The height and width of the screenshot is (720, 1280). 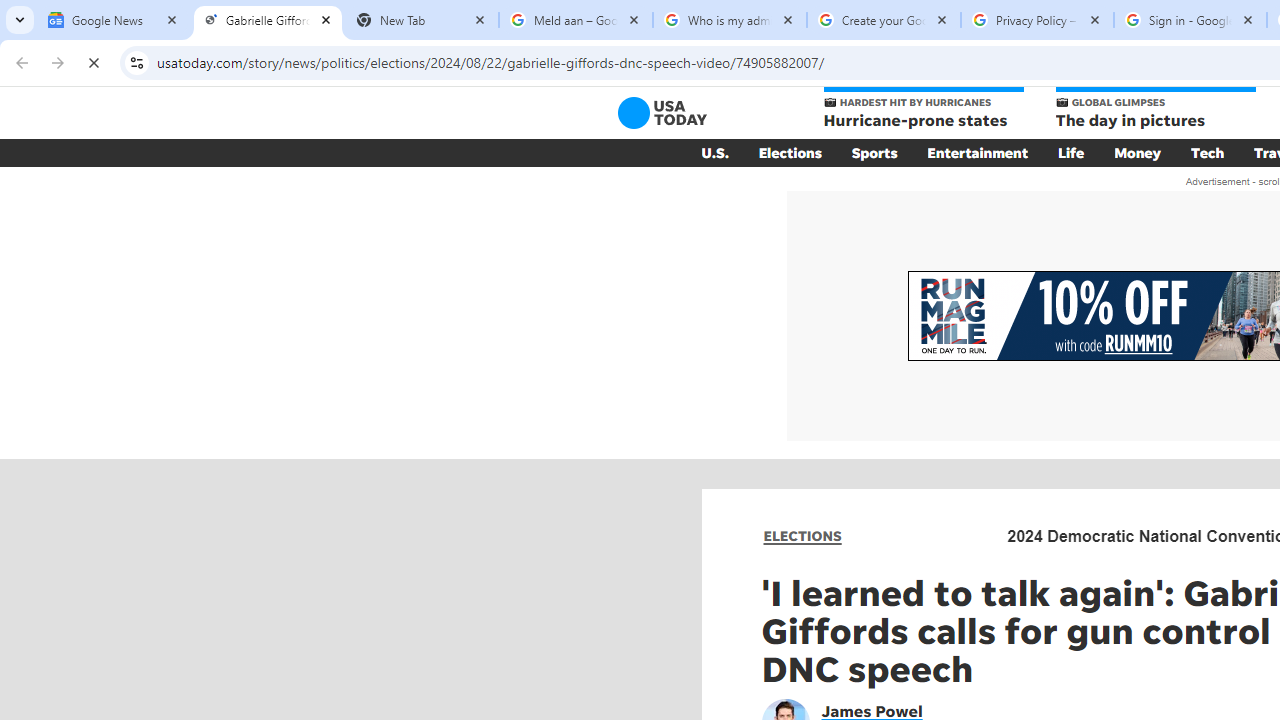 I want to click on 'USA TODAY', so click(x=661, y=113).